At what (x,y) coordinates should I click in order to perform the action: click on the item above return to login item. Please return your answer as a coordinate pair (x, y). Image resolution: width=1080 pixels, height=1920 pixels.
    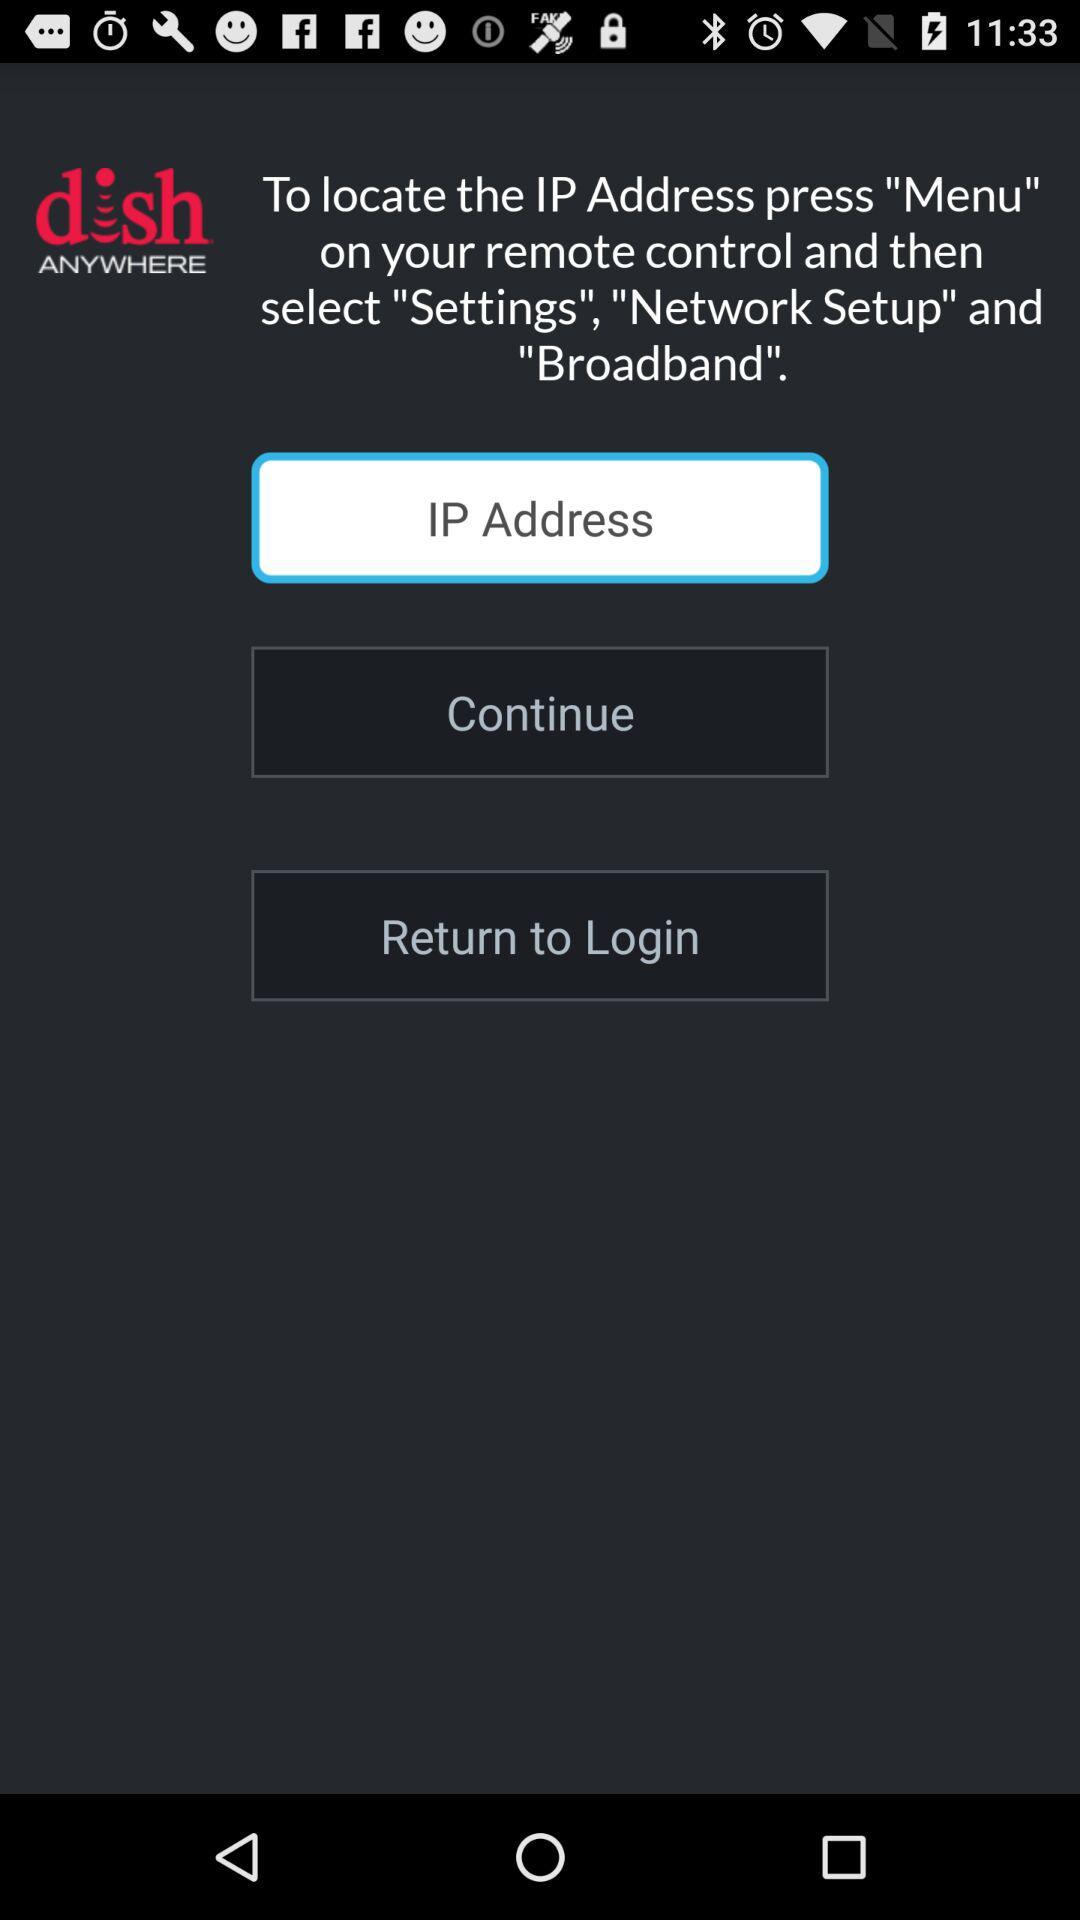
    Looking at the image, I should click on (540, 712).